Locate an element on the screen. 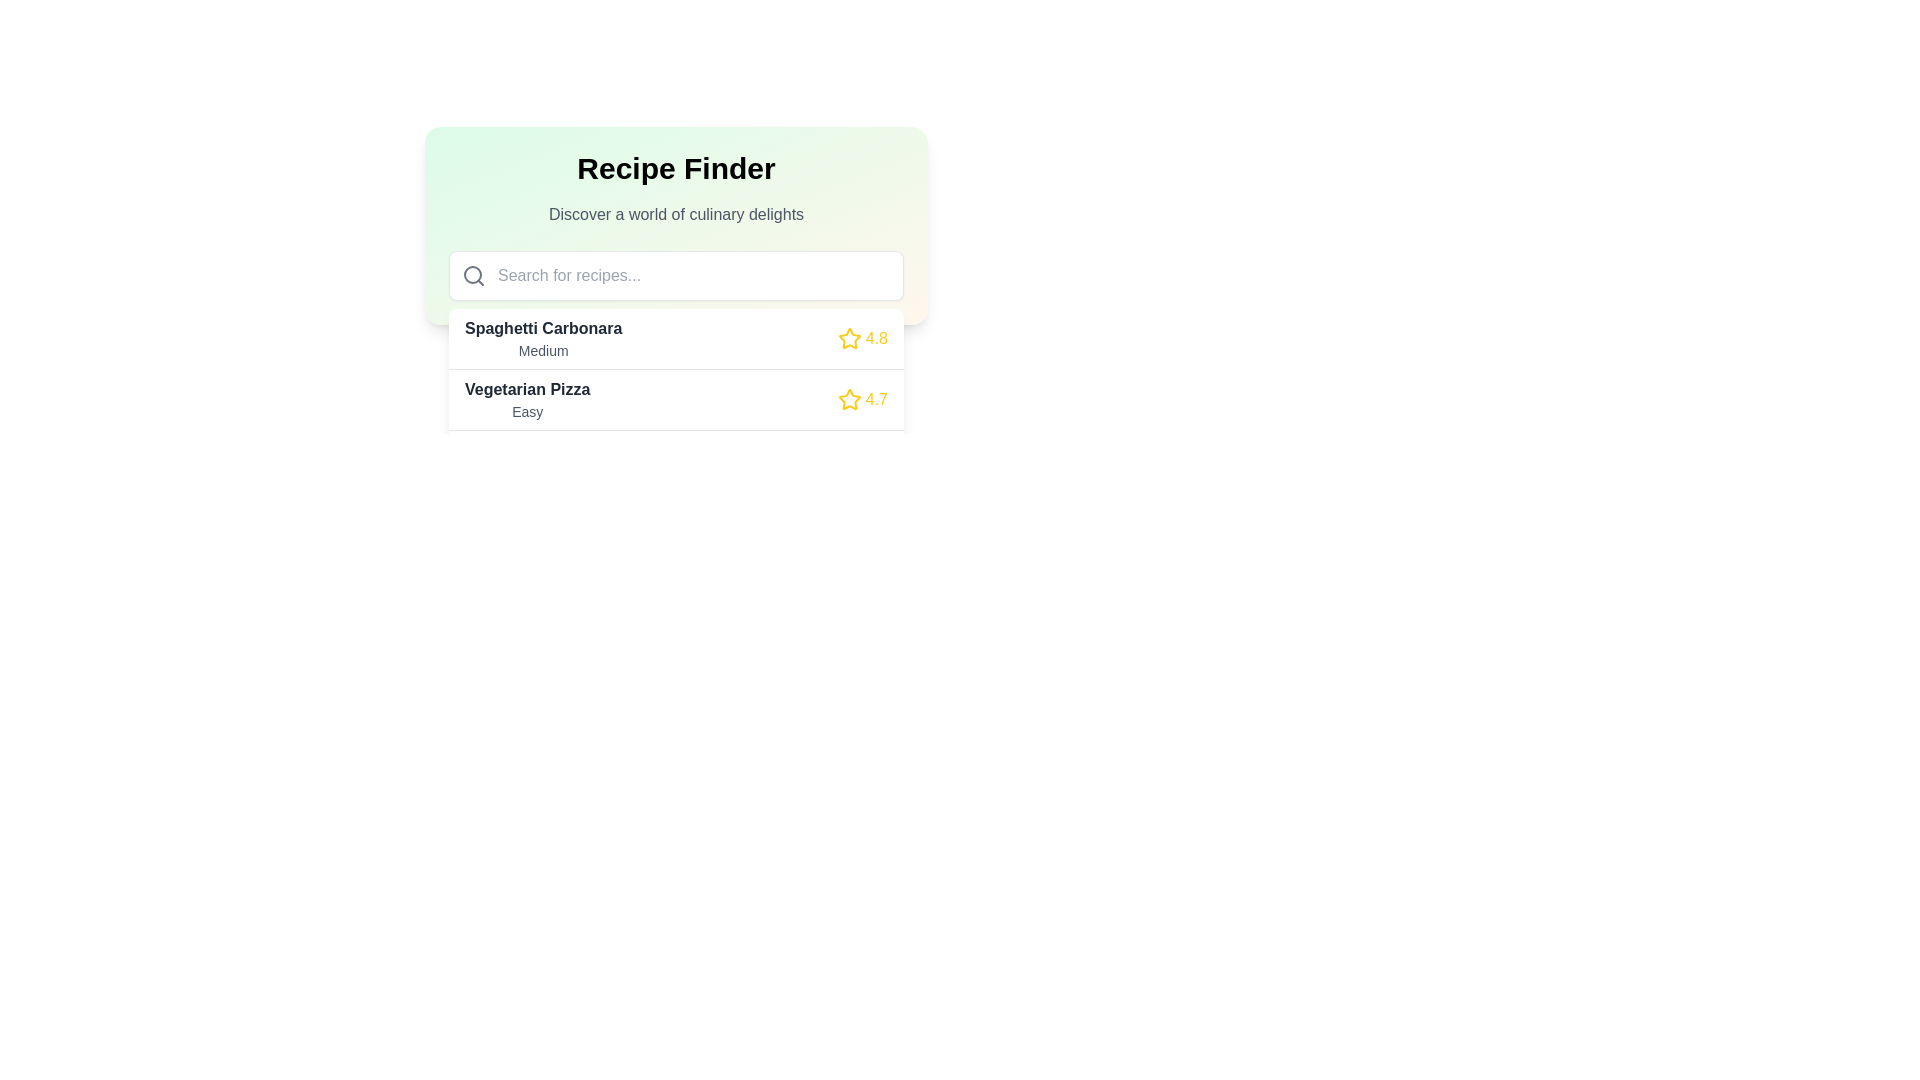 This screenshot has height=1080, width=1920. the text label displaying the numeric value '4.8' in bold yellow font, located to the right of the 'Spaghetti Carbonara' list item and adjacent to a star icon is located at coordinates (876, 338).